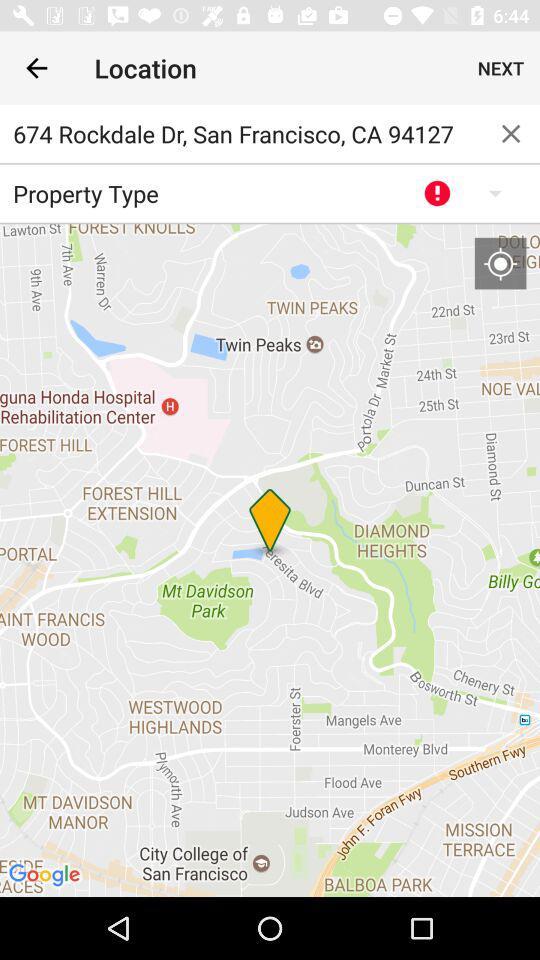 The image size is (540, 960). I want to click on the location_crosshair icon, so click(499, 262).